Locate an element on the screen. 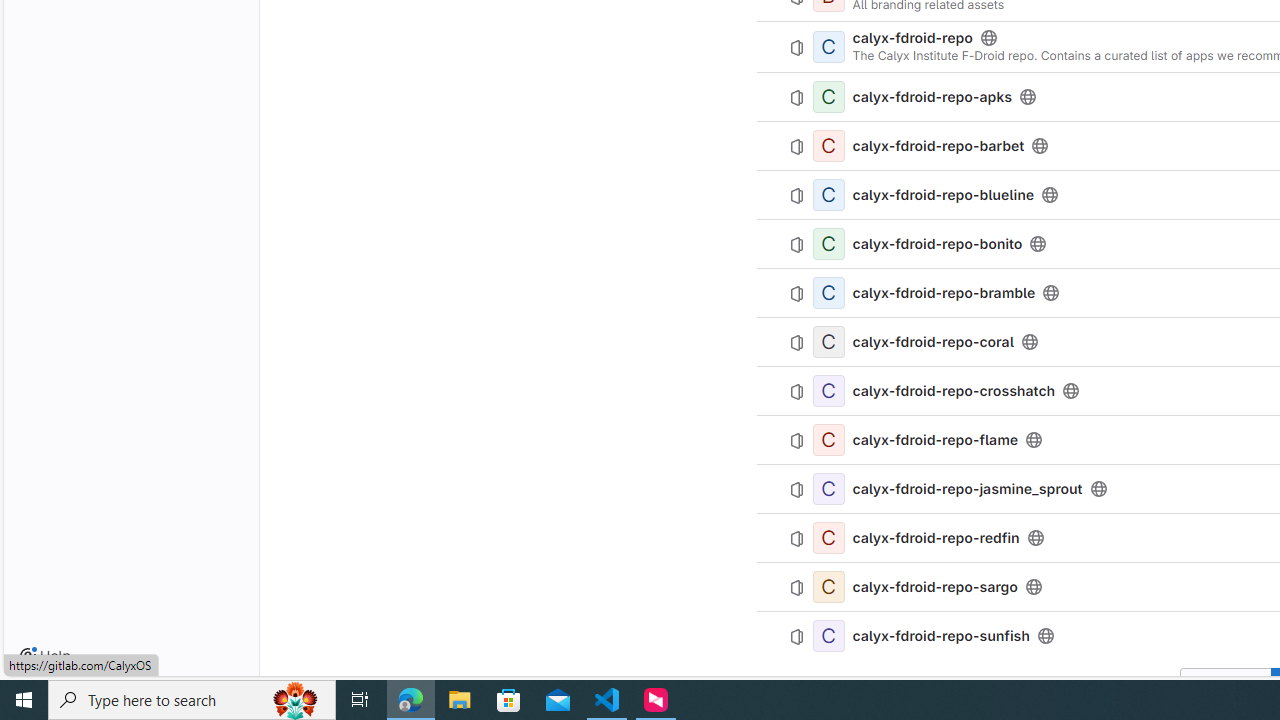  'calyx-fdroid-repo-sunfish' is located at coordinates (940, 635).